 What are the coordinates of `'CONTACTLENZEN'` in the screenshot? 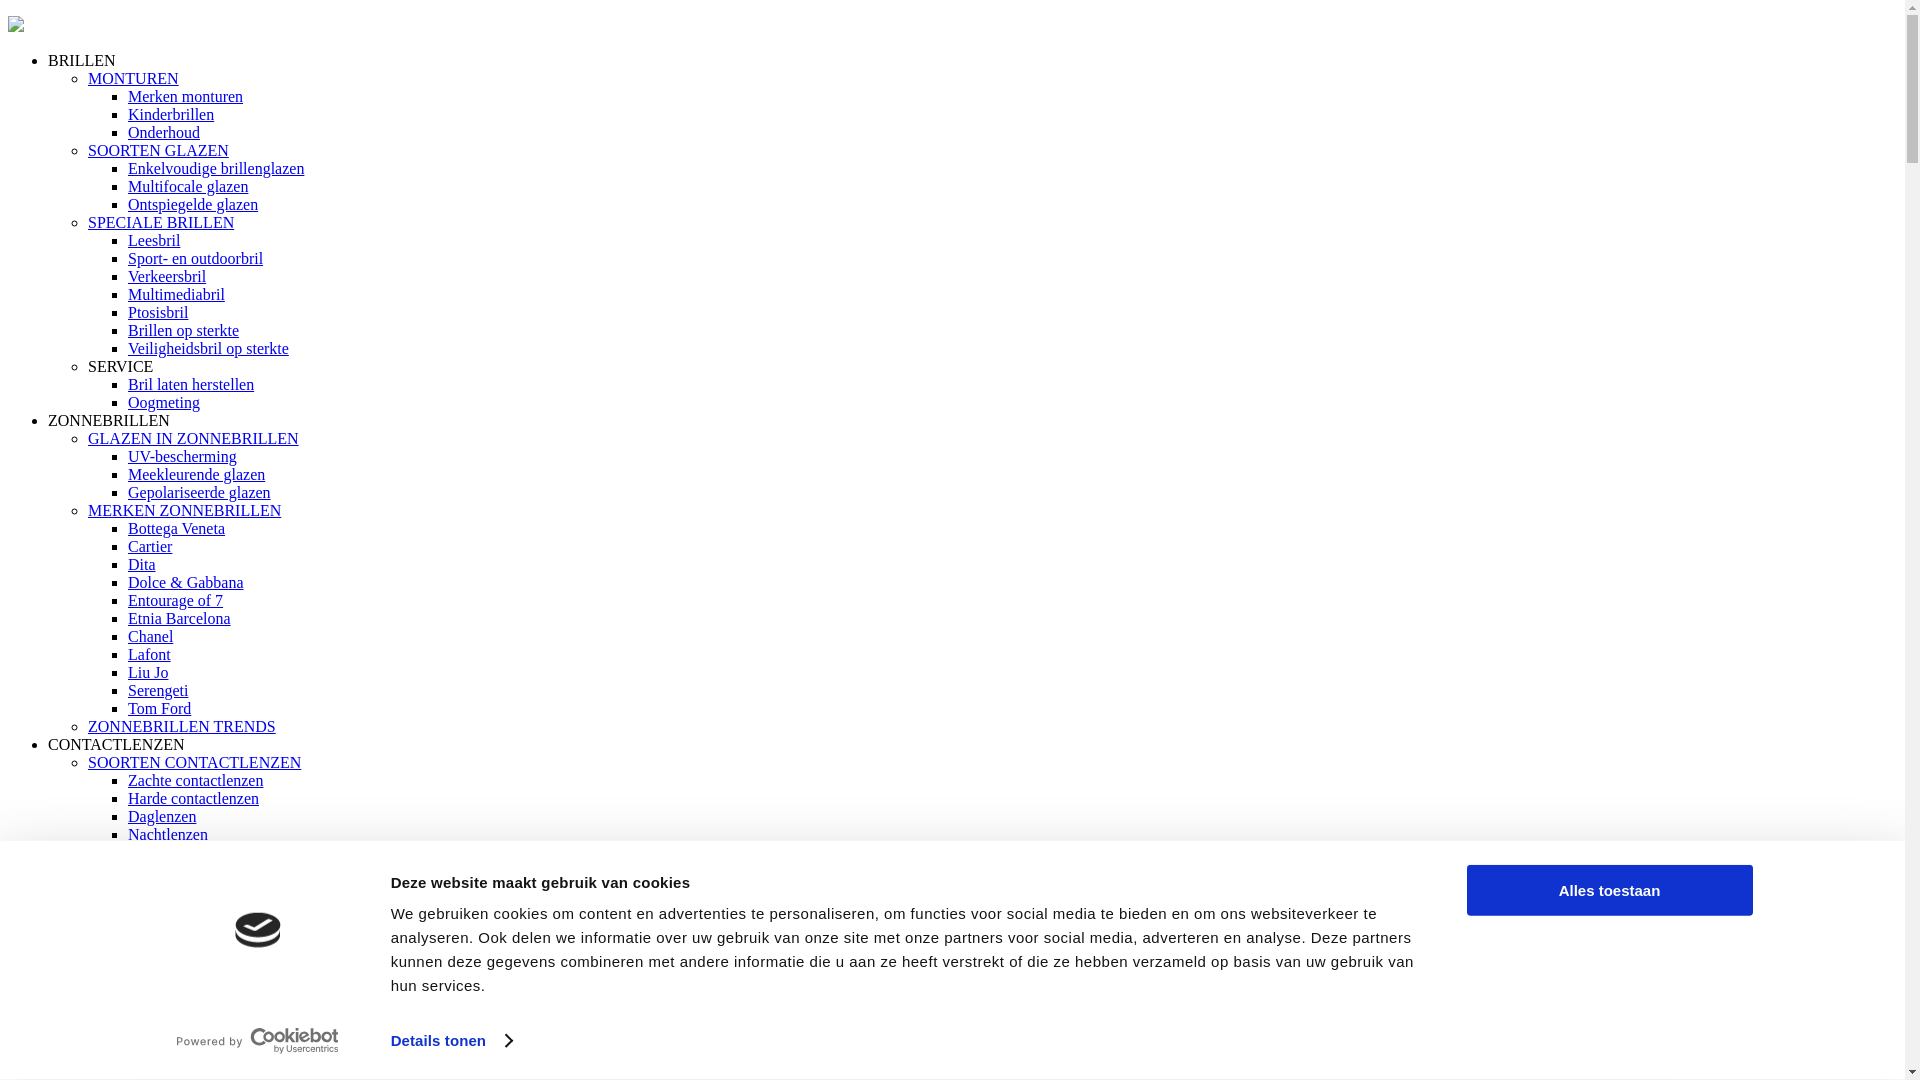 It's located at (114, 744).